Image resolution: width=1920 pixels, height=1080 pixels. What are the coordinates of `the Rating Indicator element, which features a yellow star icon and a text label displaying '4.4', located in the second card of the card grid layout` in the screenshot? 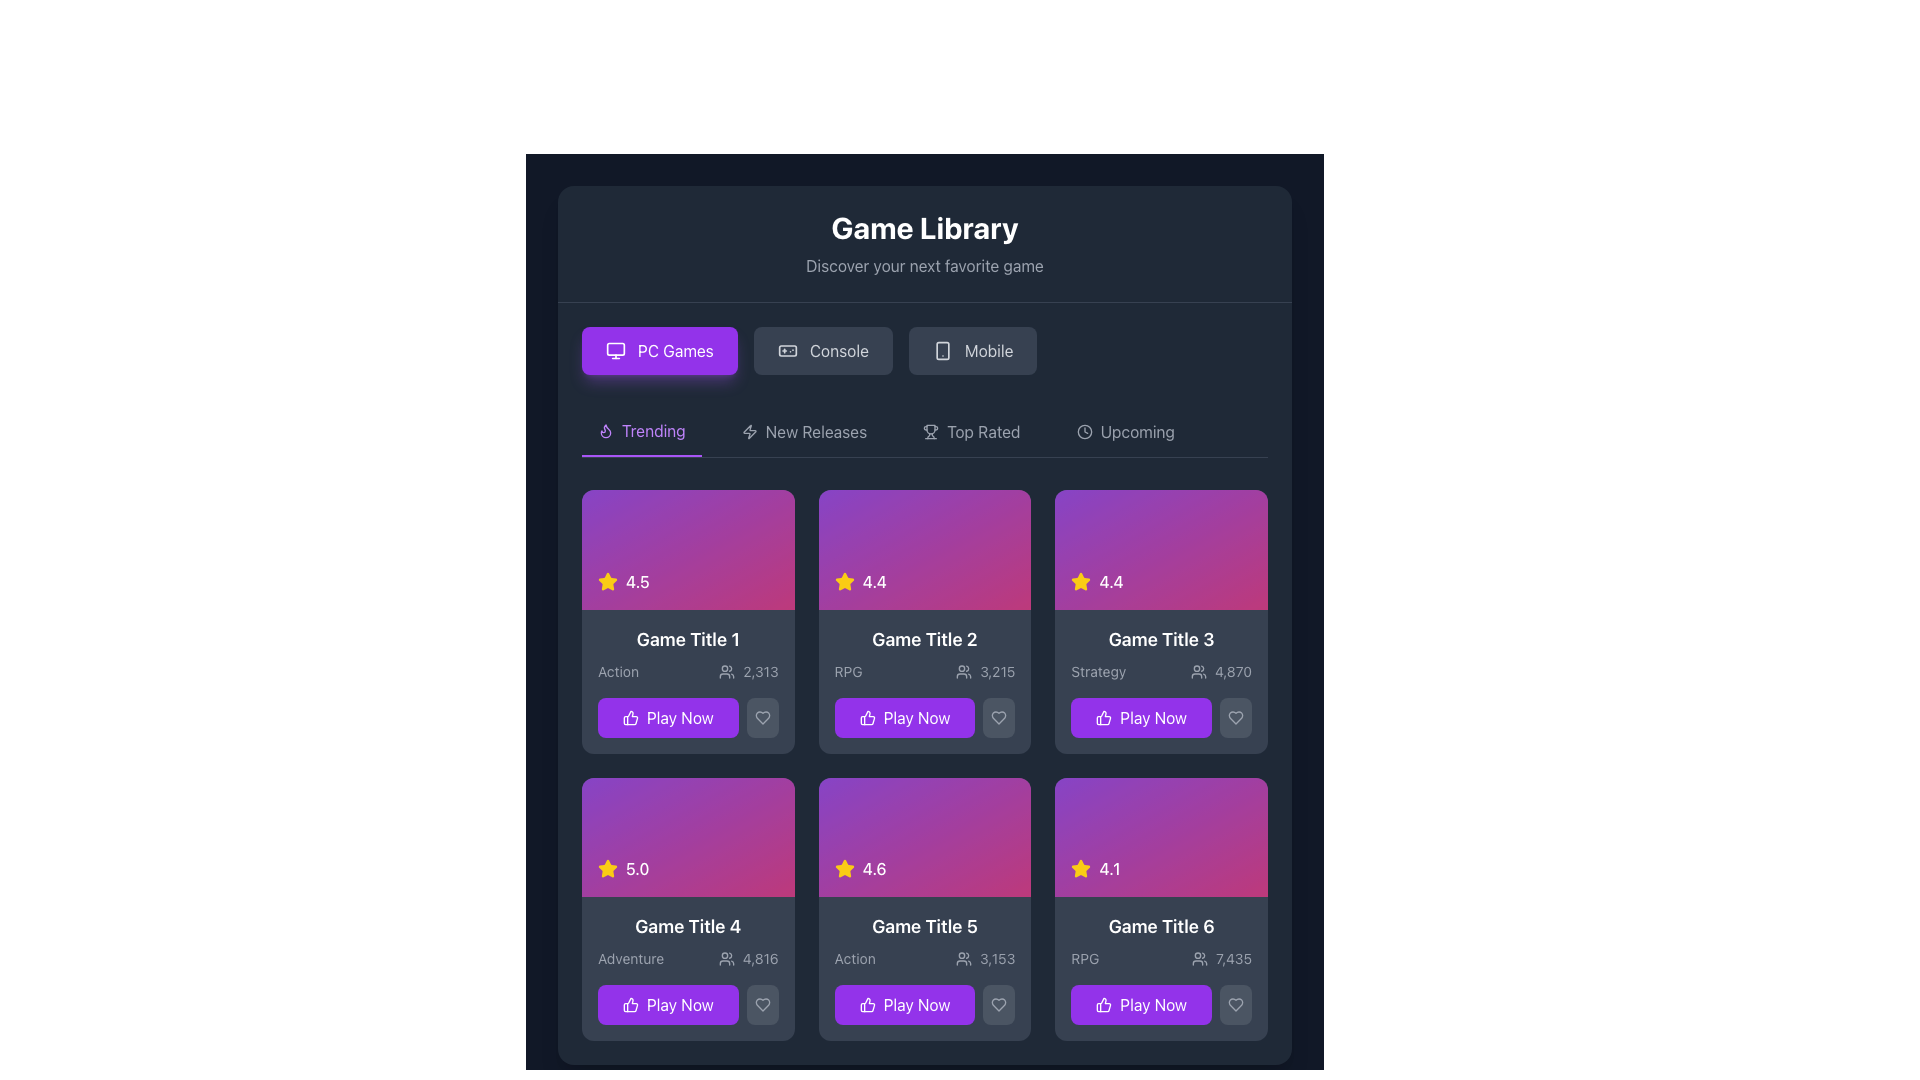 It's located at (1096, 581).